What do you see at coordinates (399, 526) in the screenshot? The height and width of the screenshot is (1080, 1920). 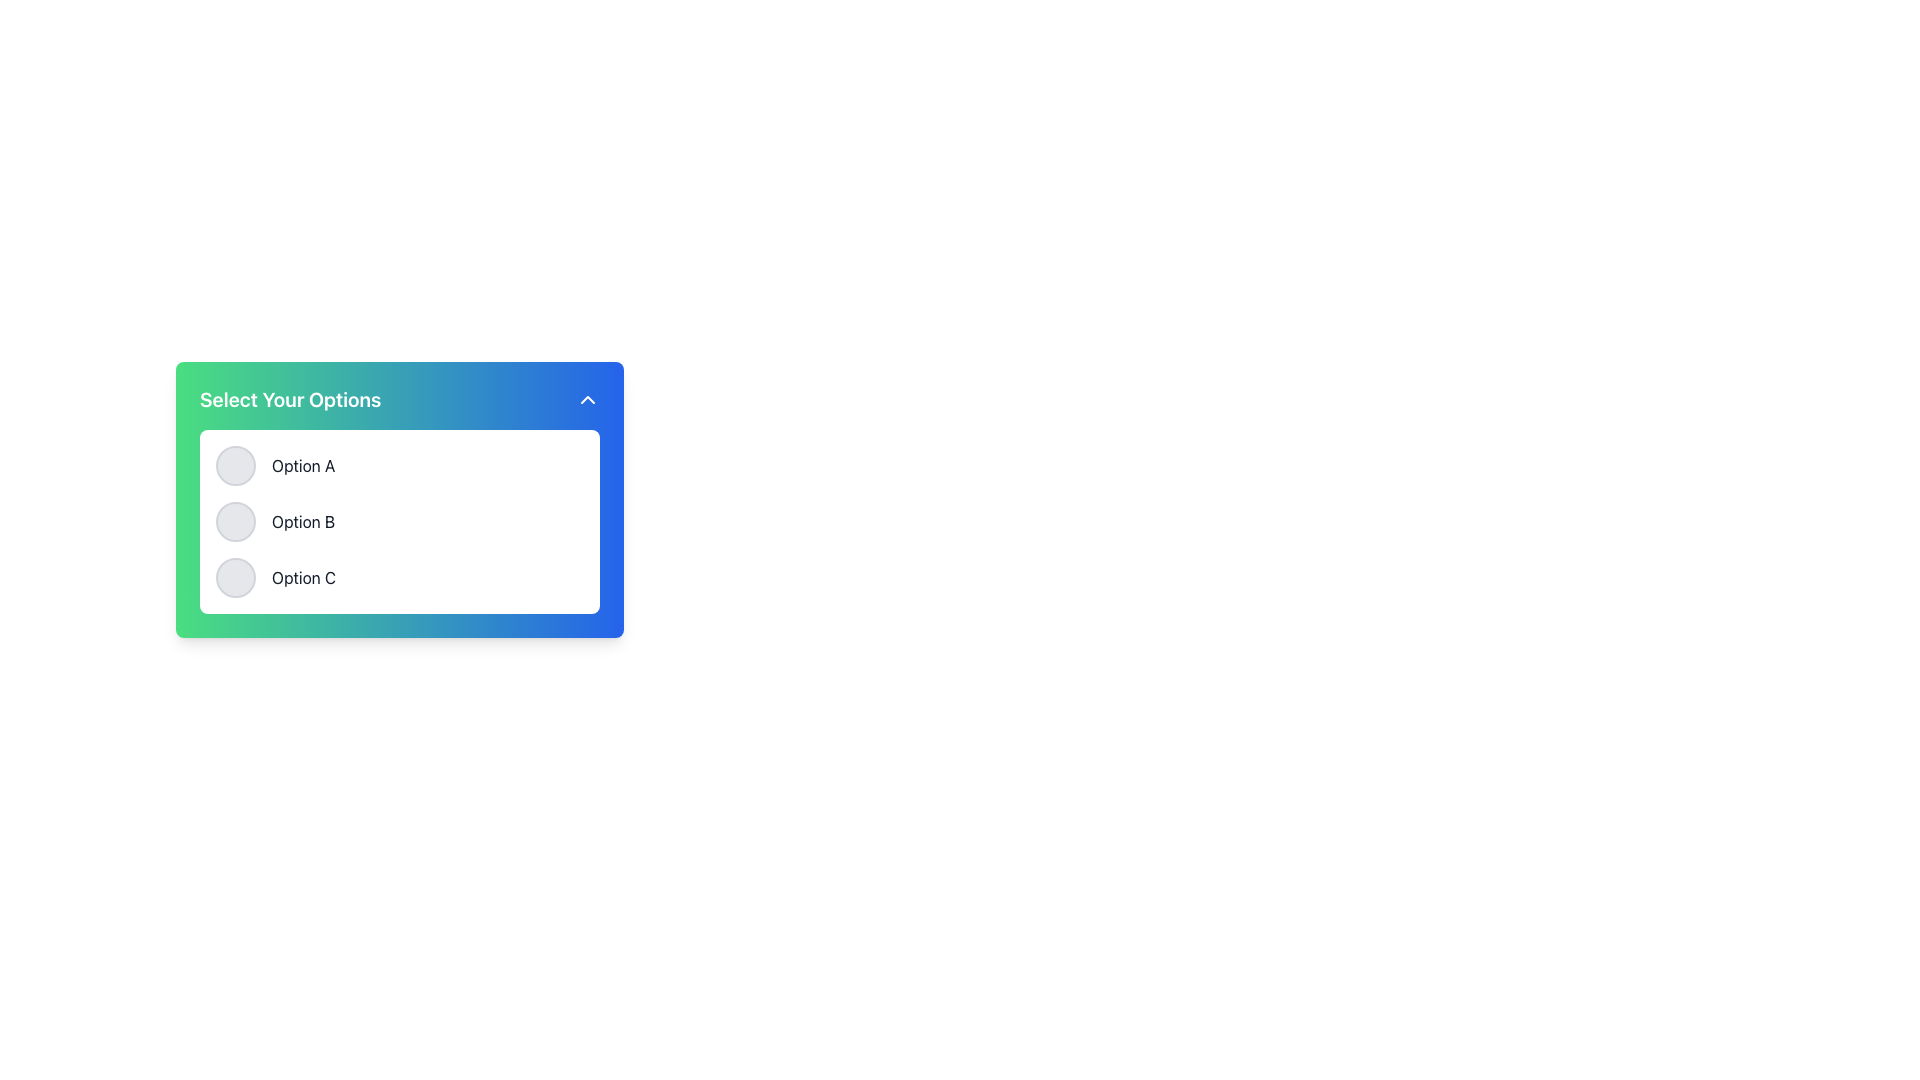 I see `the checkboxes in the selection panel located centrally in the layout` at bounding box center [399, 526].